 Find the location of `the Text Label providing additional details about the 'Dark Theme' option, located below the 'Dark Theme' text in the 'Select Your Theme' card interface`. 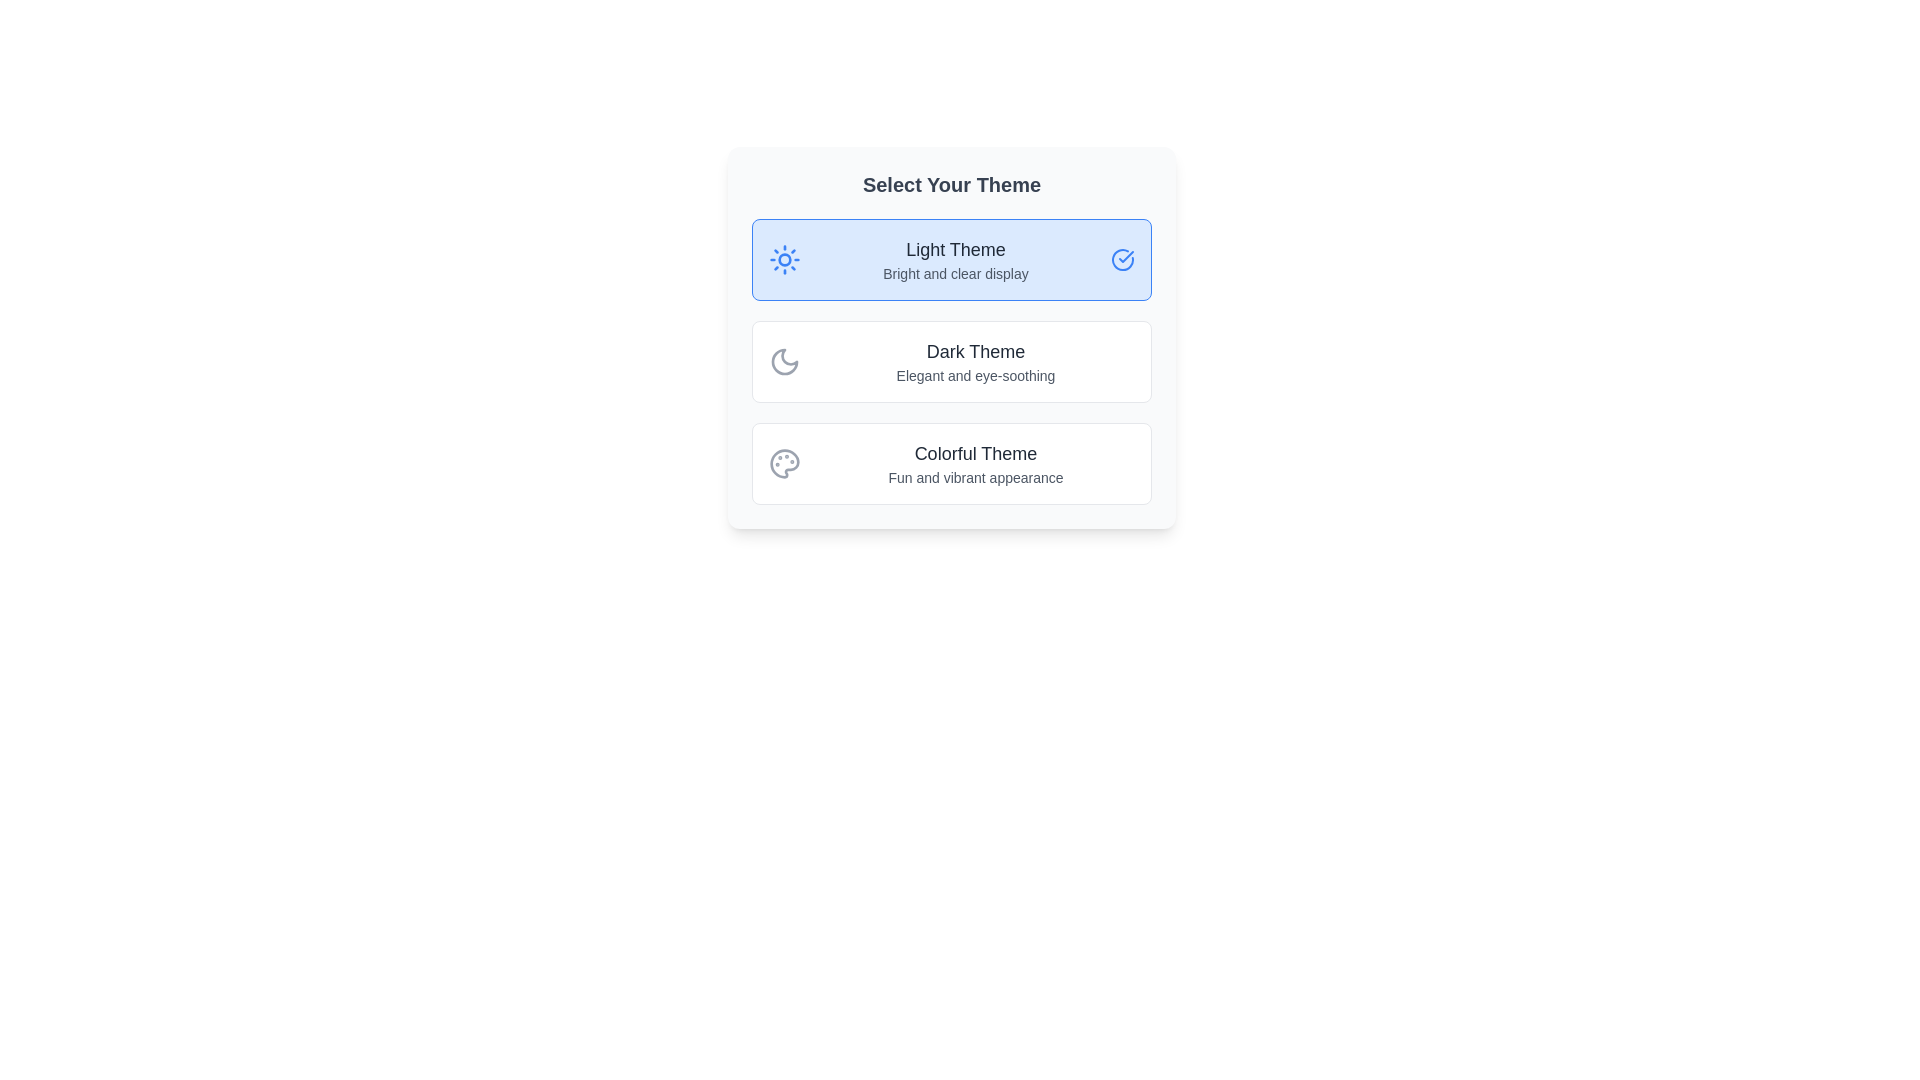

the Text Label providing additional details about the 'Dark Theme' option, located below the 'Dark Theme' text in the 'Select Your Theme' card interface is located at coordinates (975, 375).